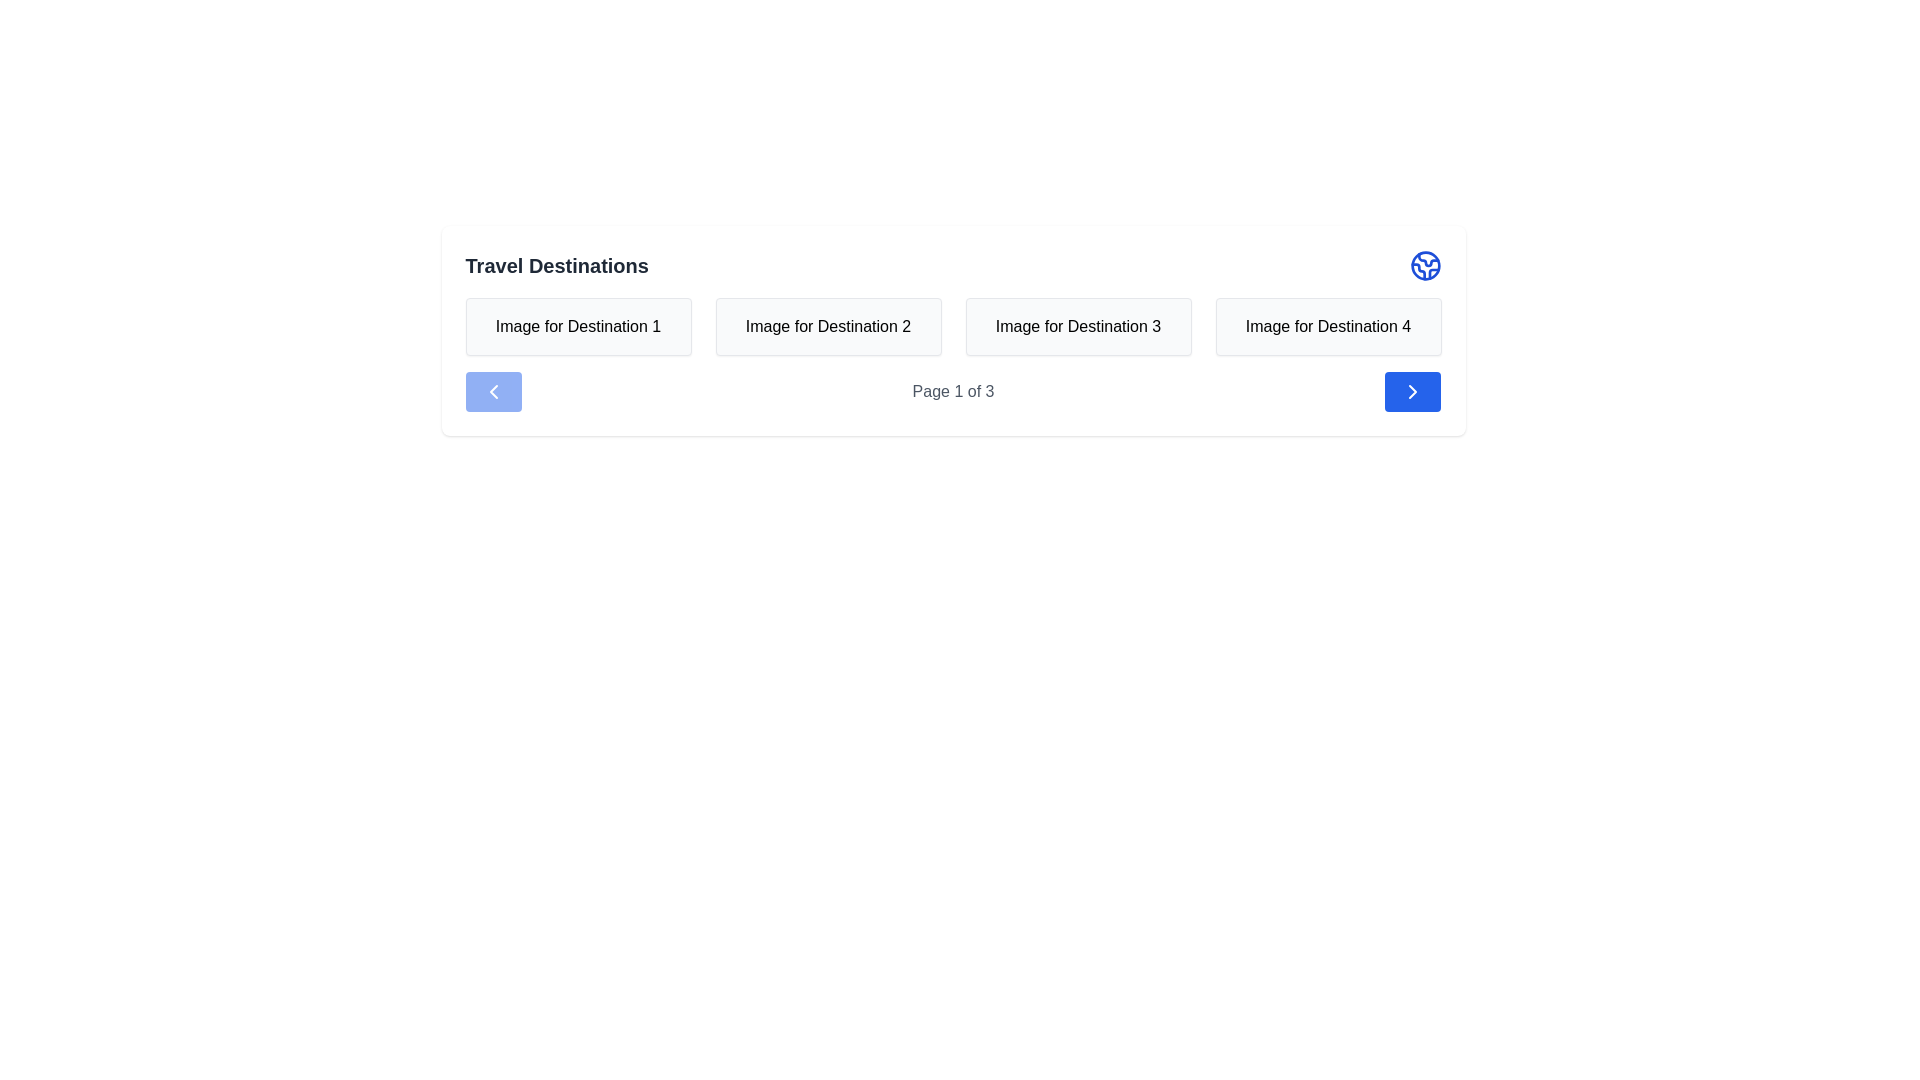  What do you see at coordinates (493, 392) in the screenshot?
I see `blue rectangular button with rounded corners containing a left-pointing chevron icon, located on the far left side of the pagination control at the bottom of the page, for accessibility purposes` at bounding box center [493, 392].